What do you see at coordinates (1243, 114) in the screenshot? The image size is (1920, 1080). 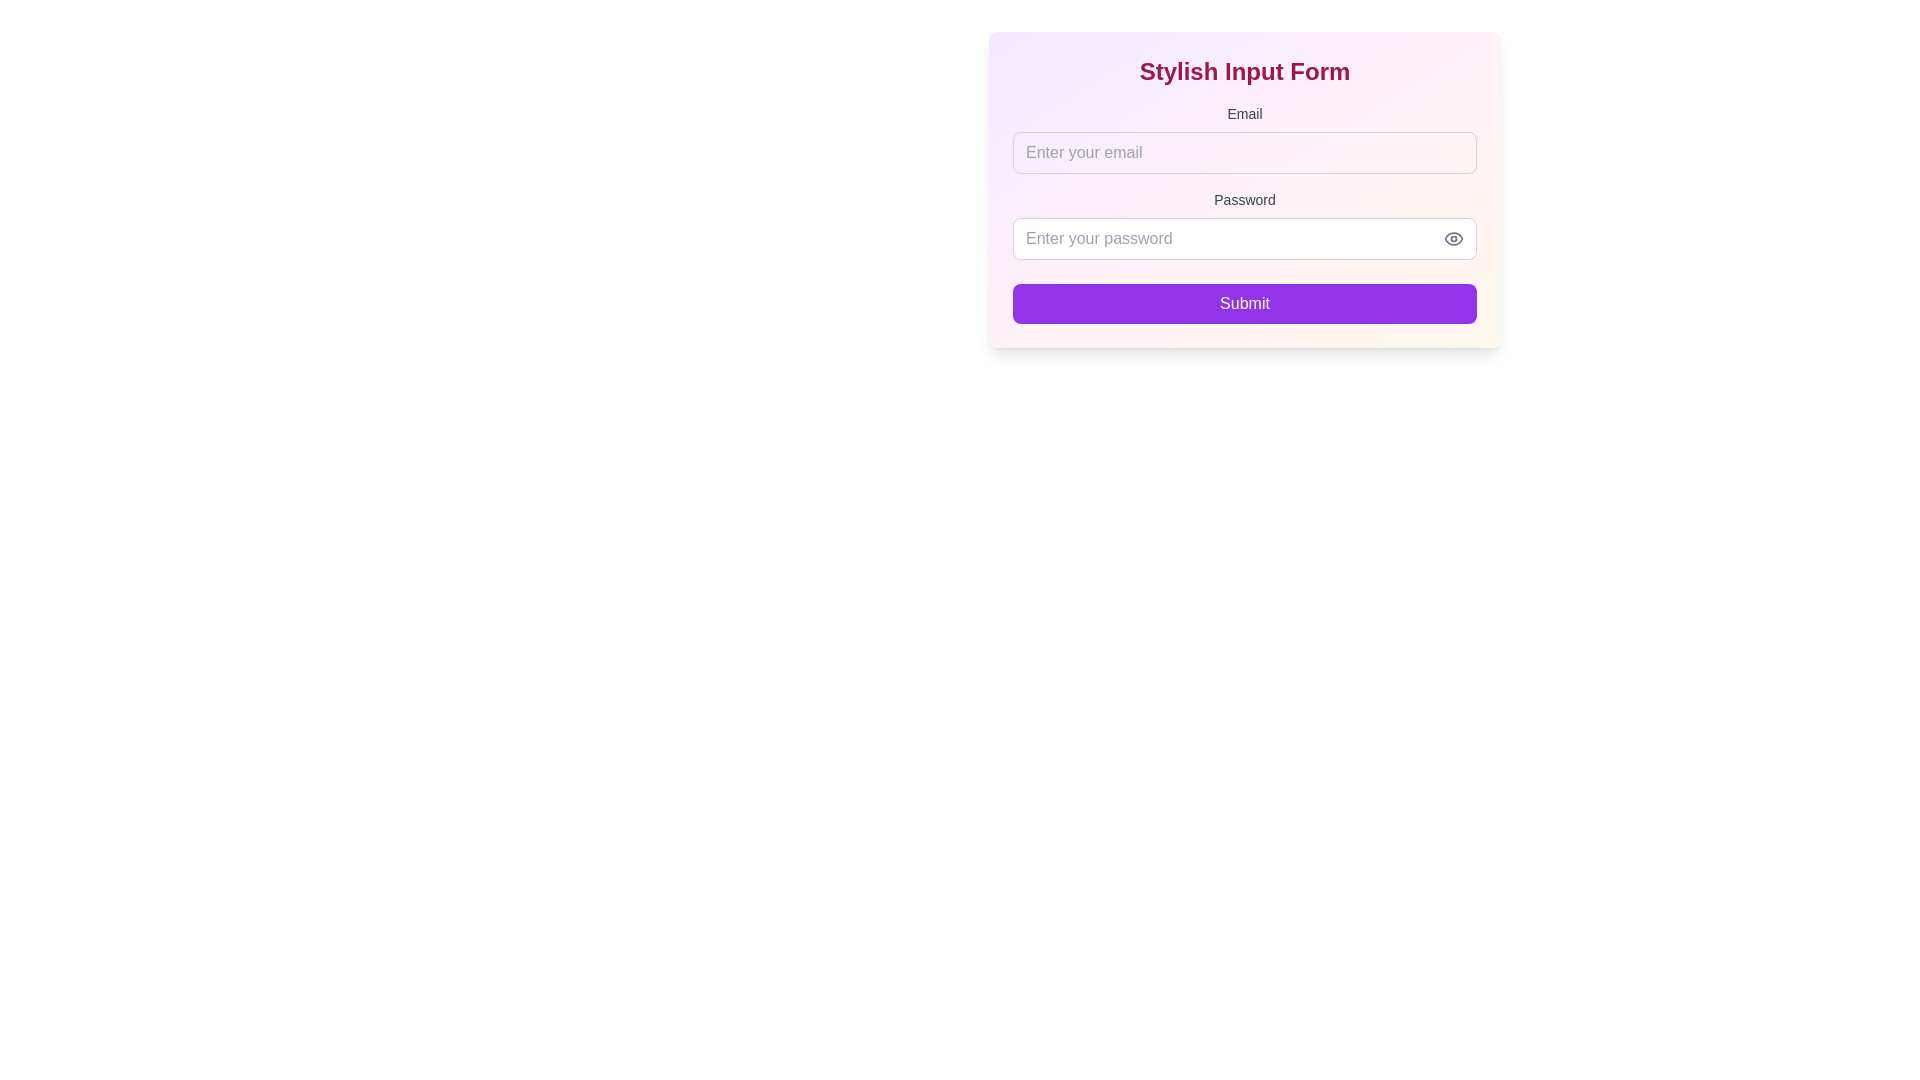 I see `the text label displaying 'Email' in gray font, located at the top left of the email input field` at bounding box center [1243, 114].